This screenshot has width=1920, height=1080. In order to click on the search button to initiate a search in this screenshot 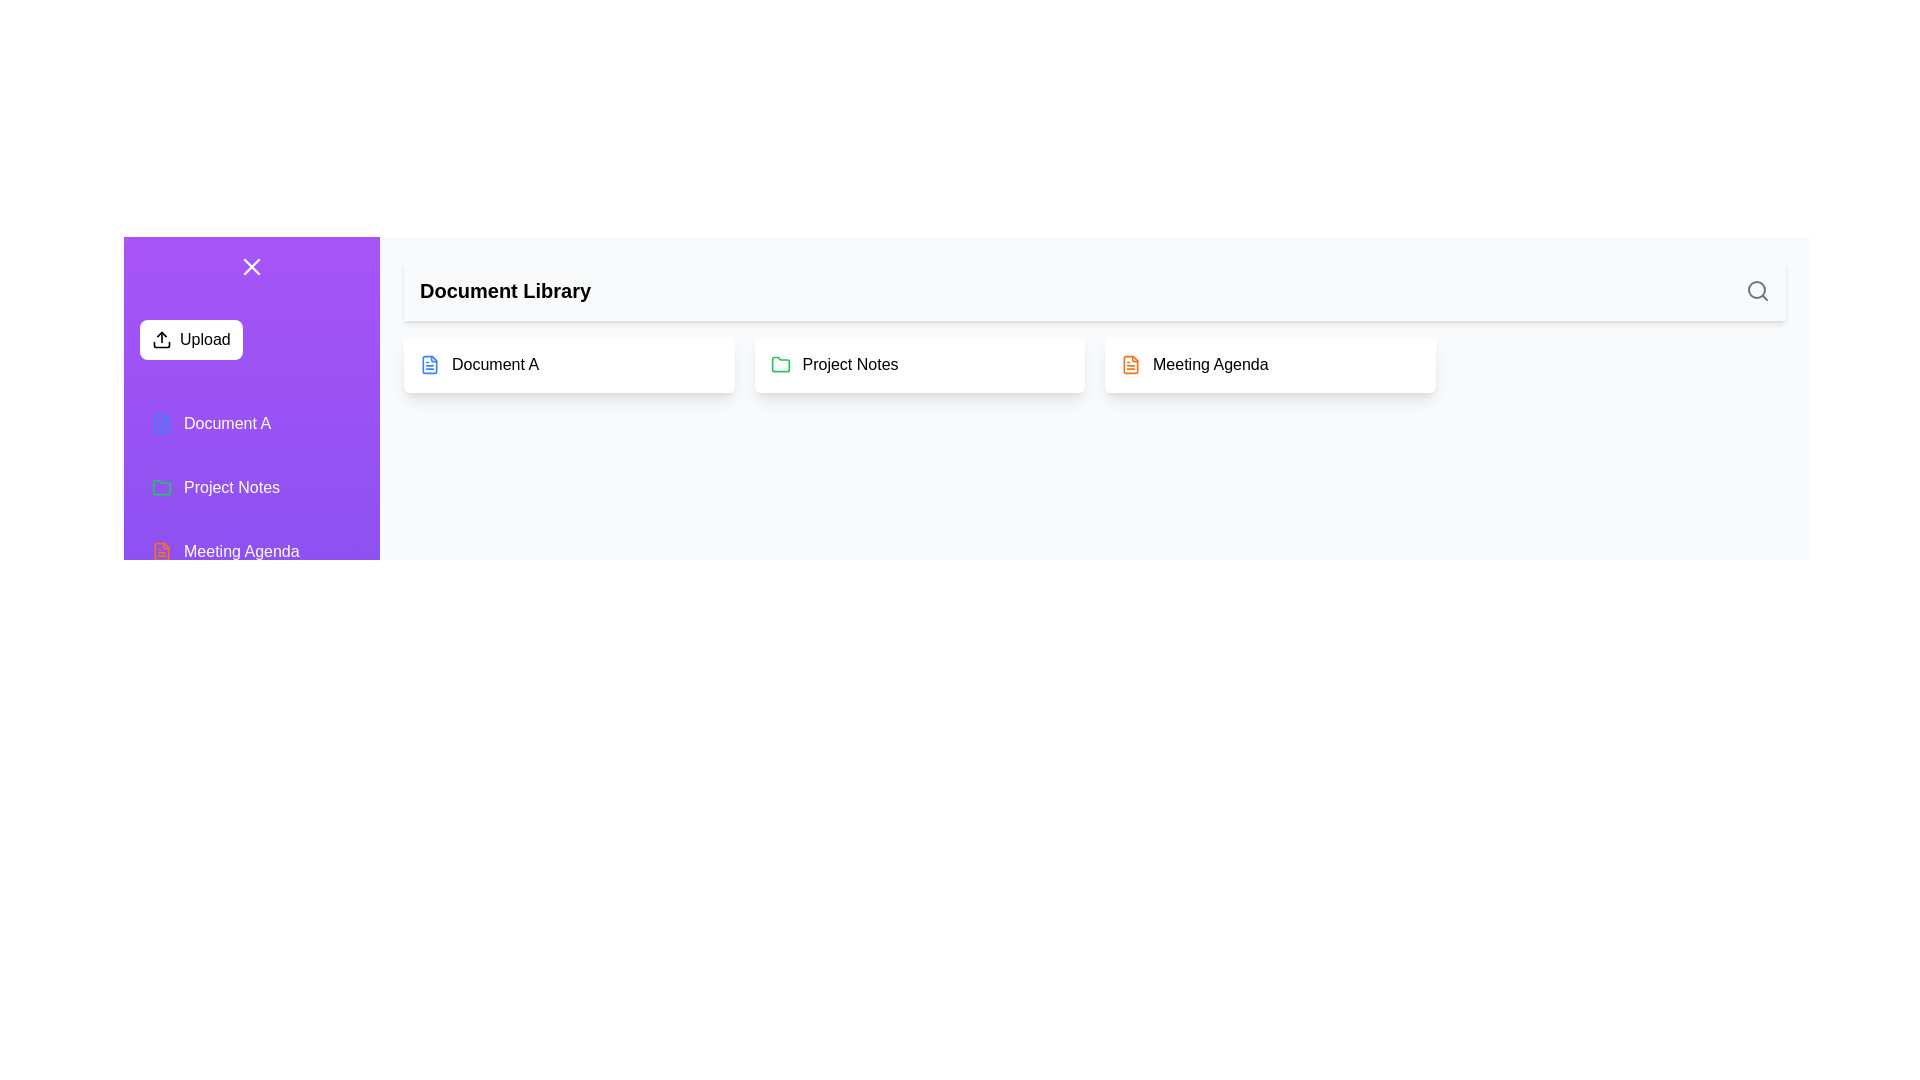, I will do `click(1756, 290)`.